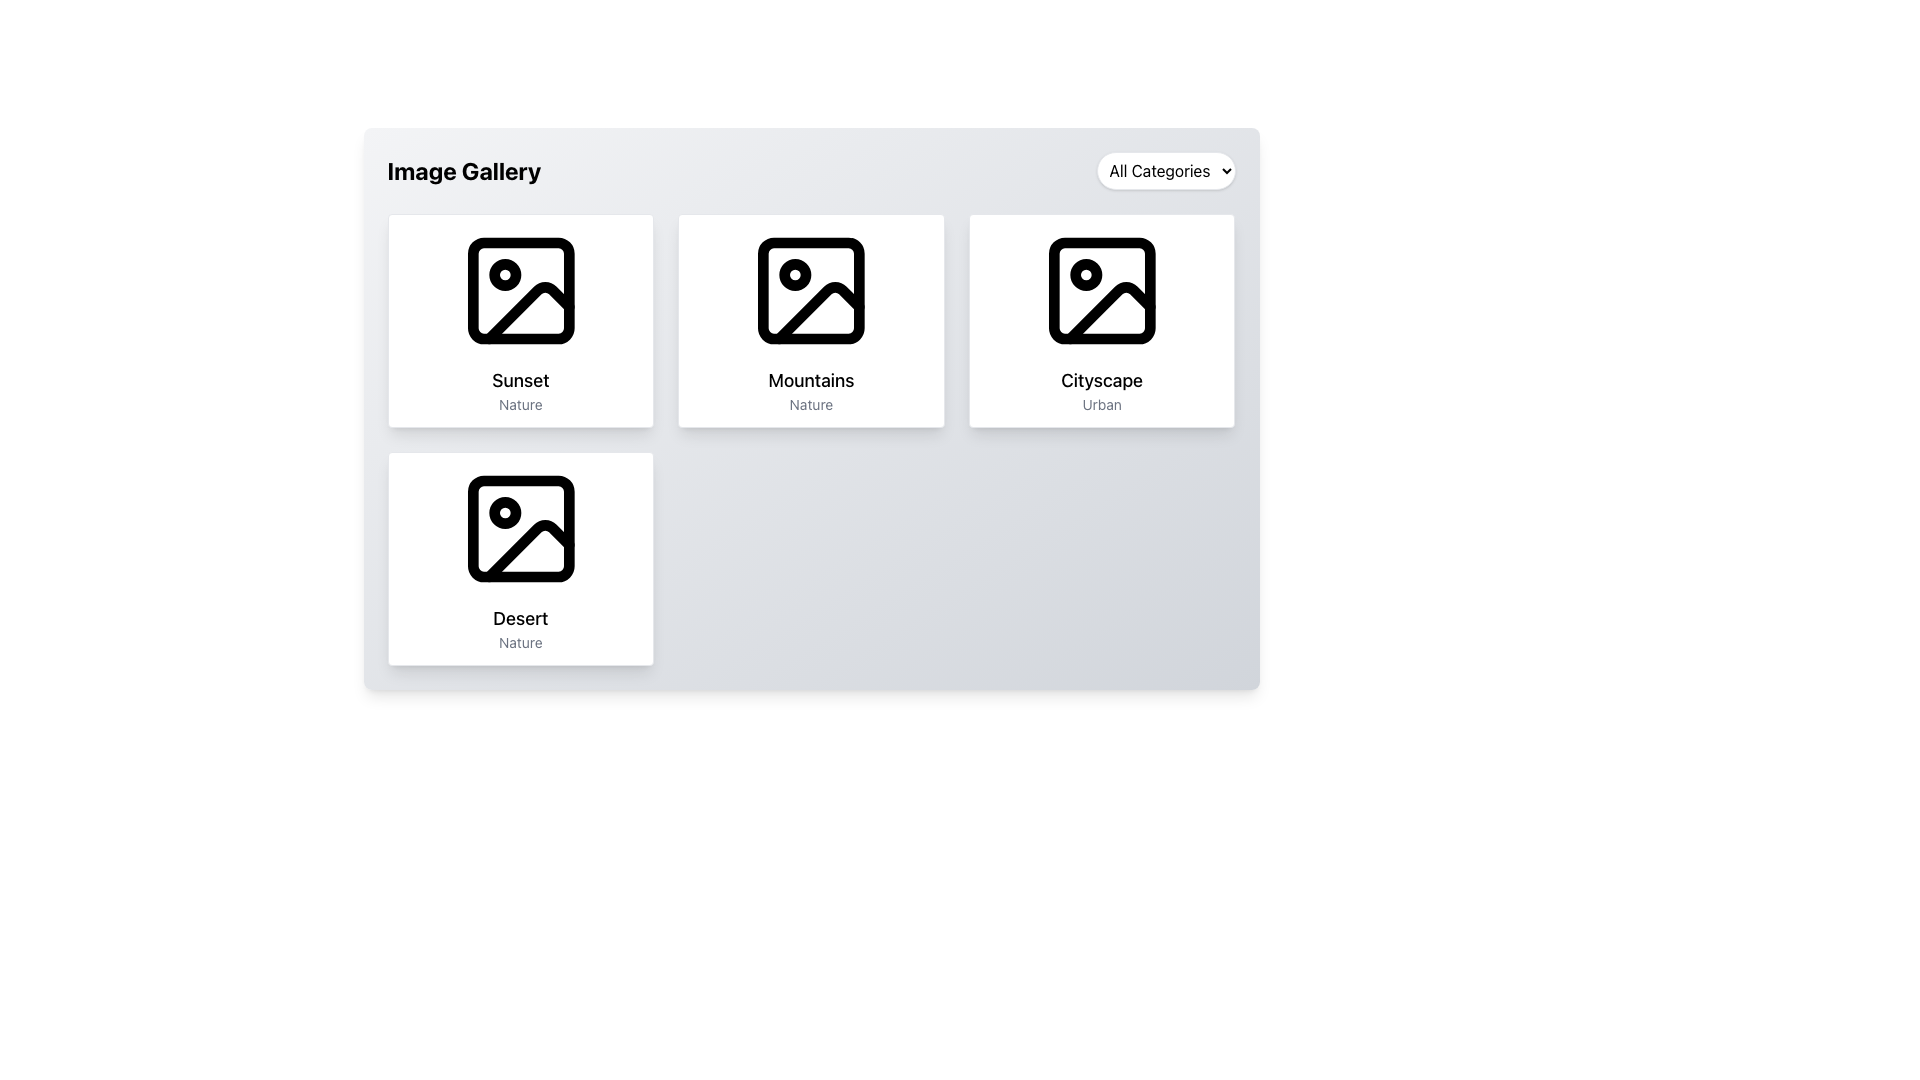 The image size is (1920, 1080). I want to click on the 'Desert Nature' item card, which is the fourth card in a 2x3 grid layout, so click(520, 559).